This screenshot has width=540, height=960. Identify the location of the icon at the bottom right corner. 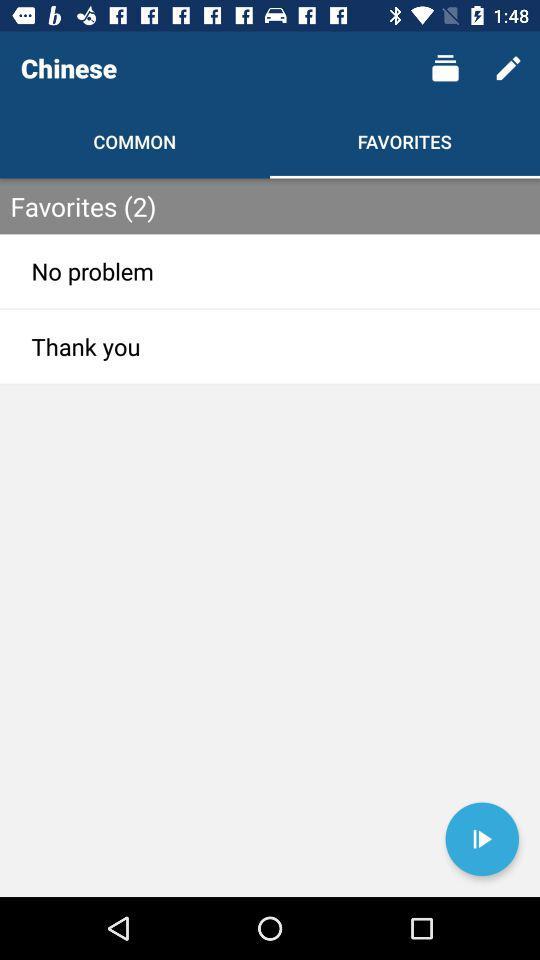
(481, 839).